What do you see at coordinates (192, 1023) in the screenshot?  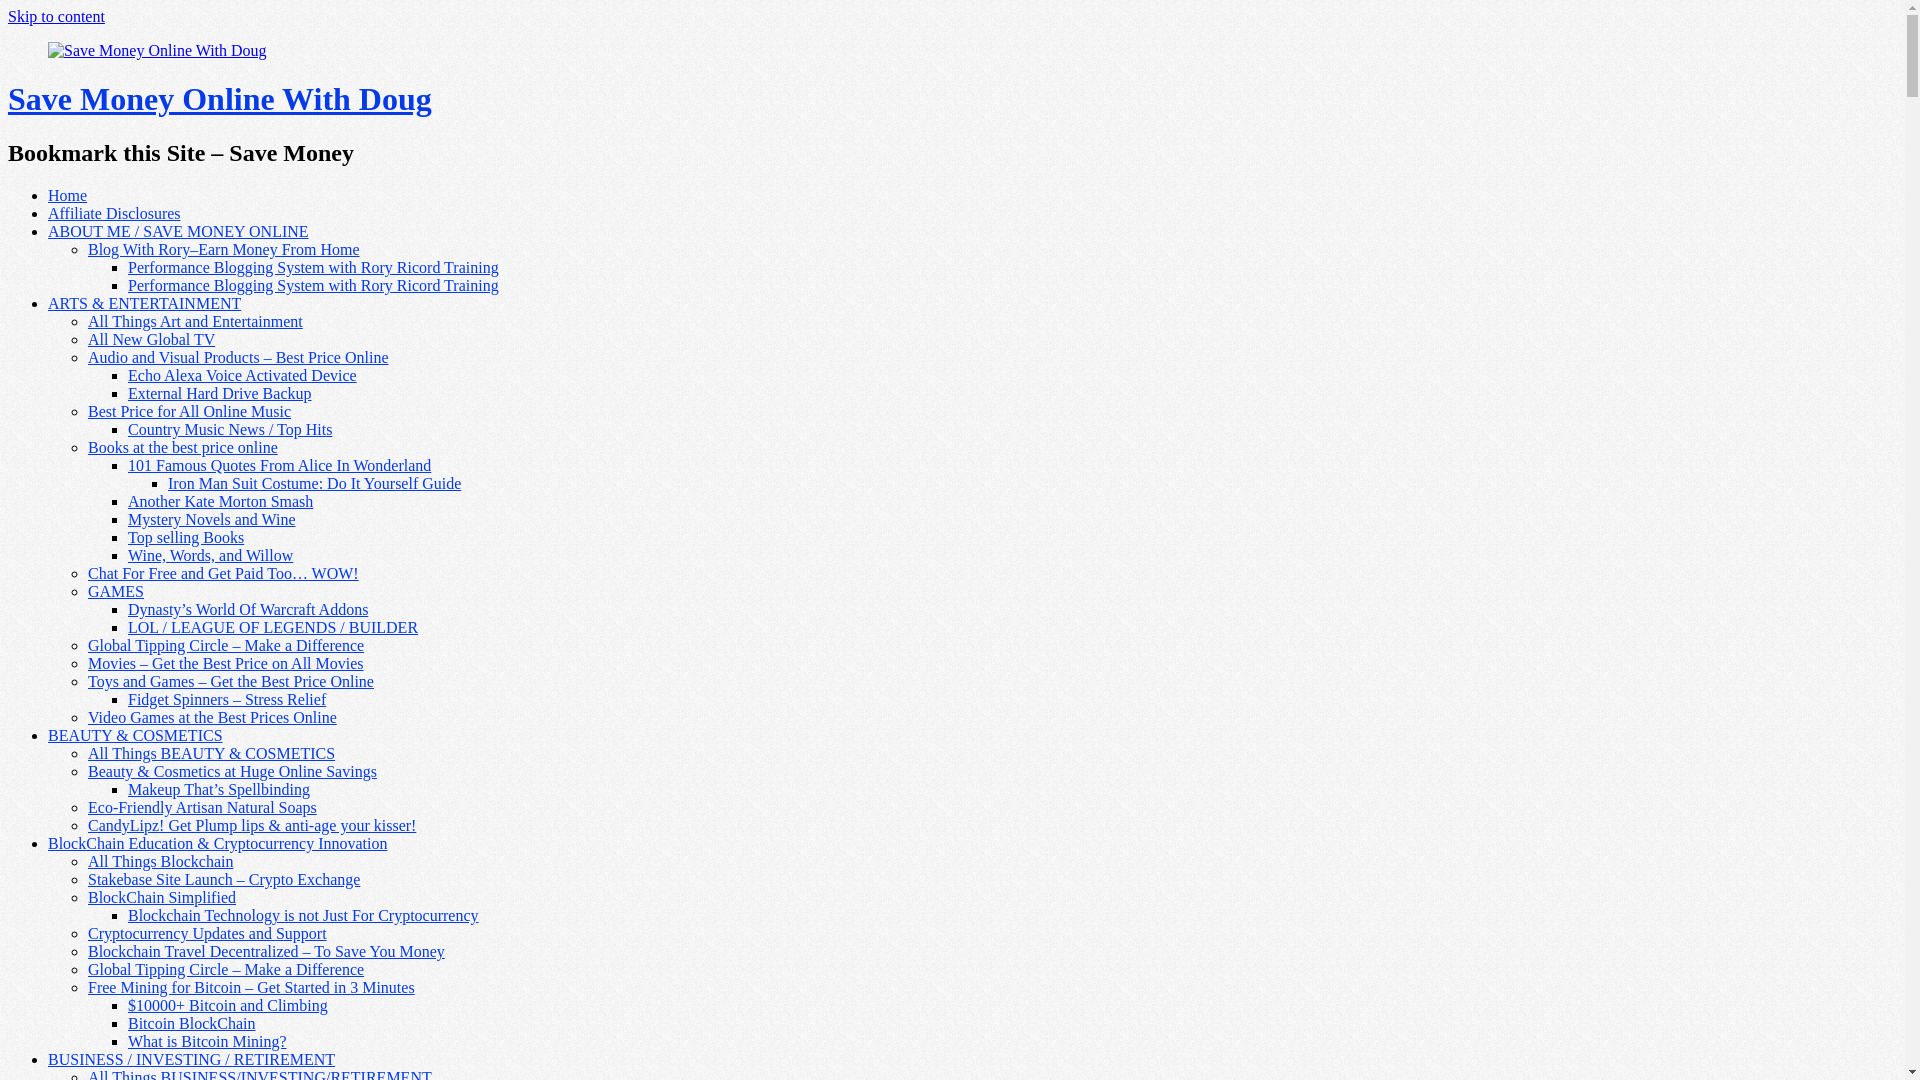 I see `'Bitcoin BlockChain'` at bounding box center [192, 1023].